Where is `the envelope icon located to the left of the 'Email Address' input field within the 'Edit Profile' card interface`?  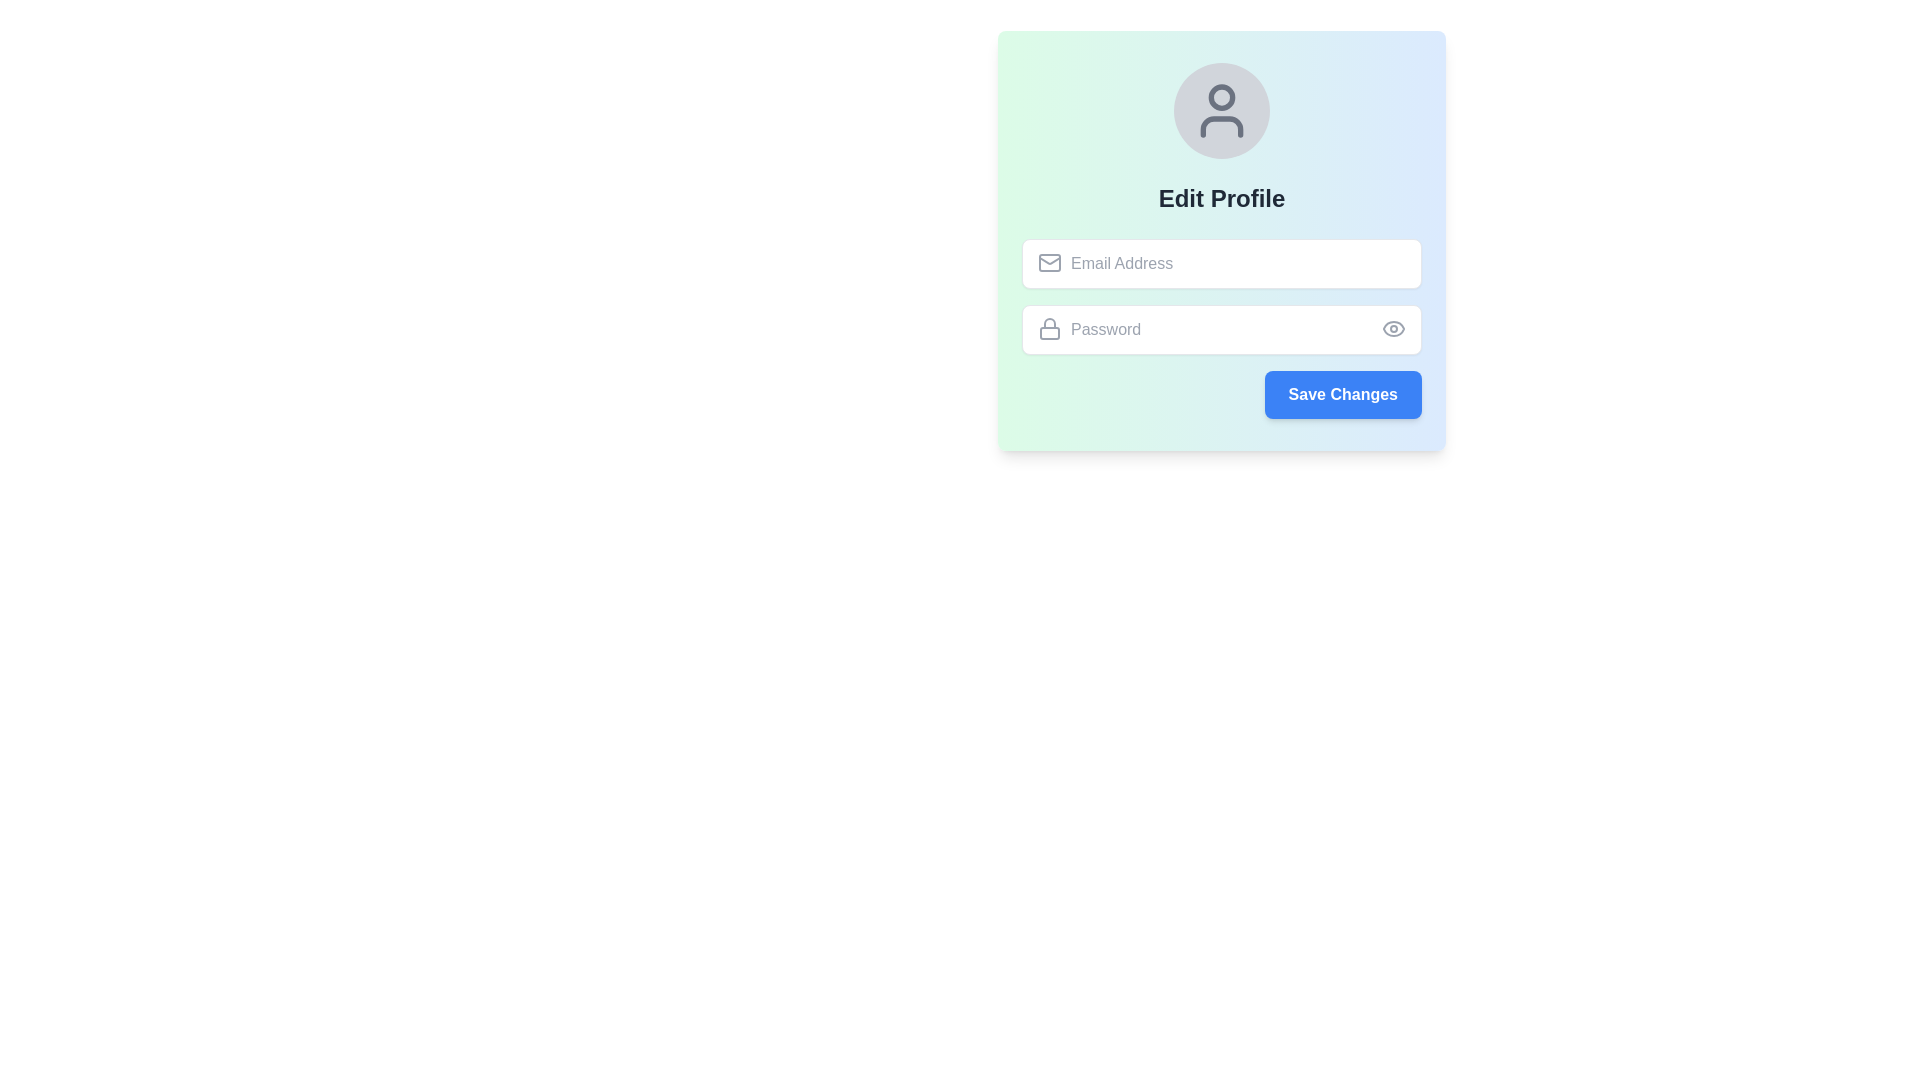 the envelope icon located to the left of the 'Email Address' input field within the 'Edit Profile' card interface is located at coordinates (1049, 261).